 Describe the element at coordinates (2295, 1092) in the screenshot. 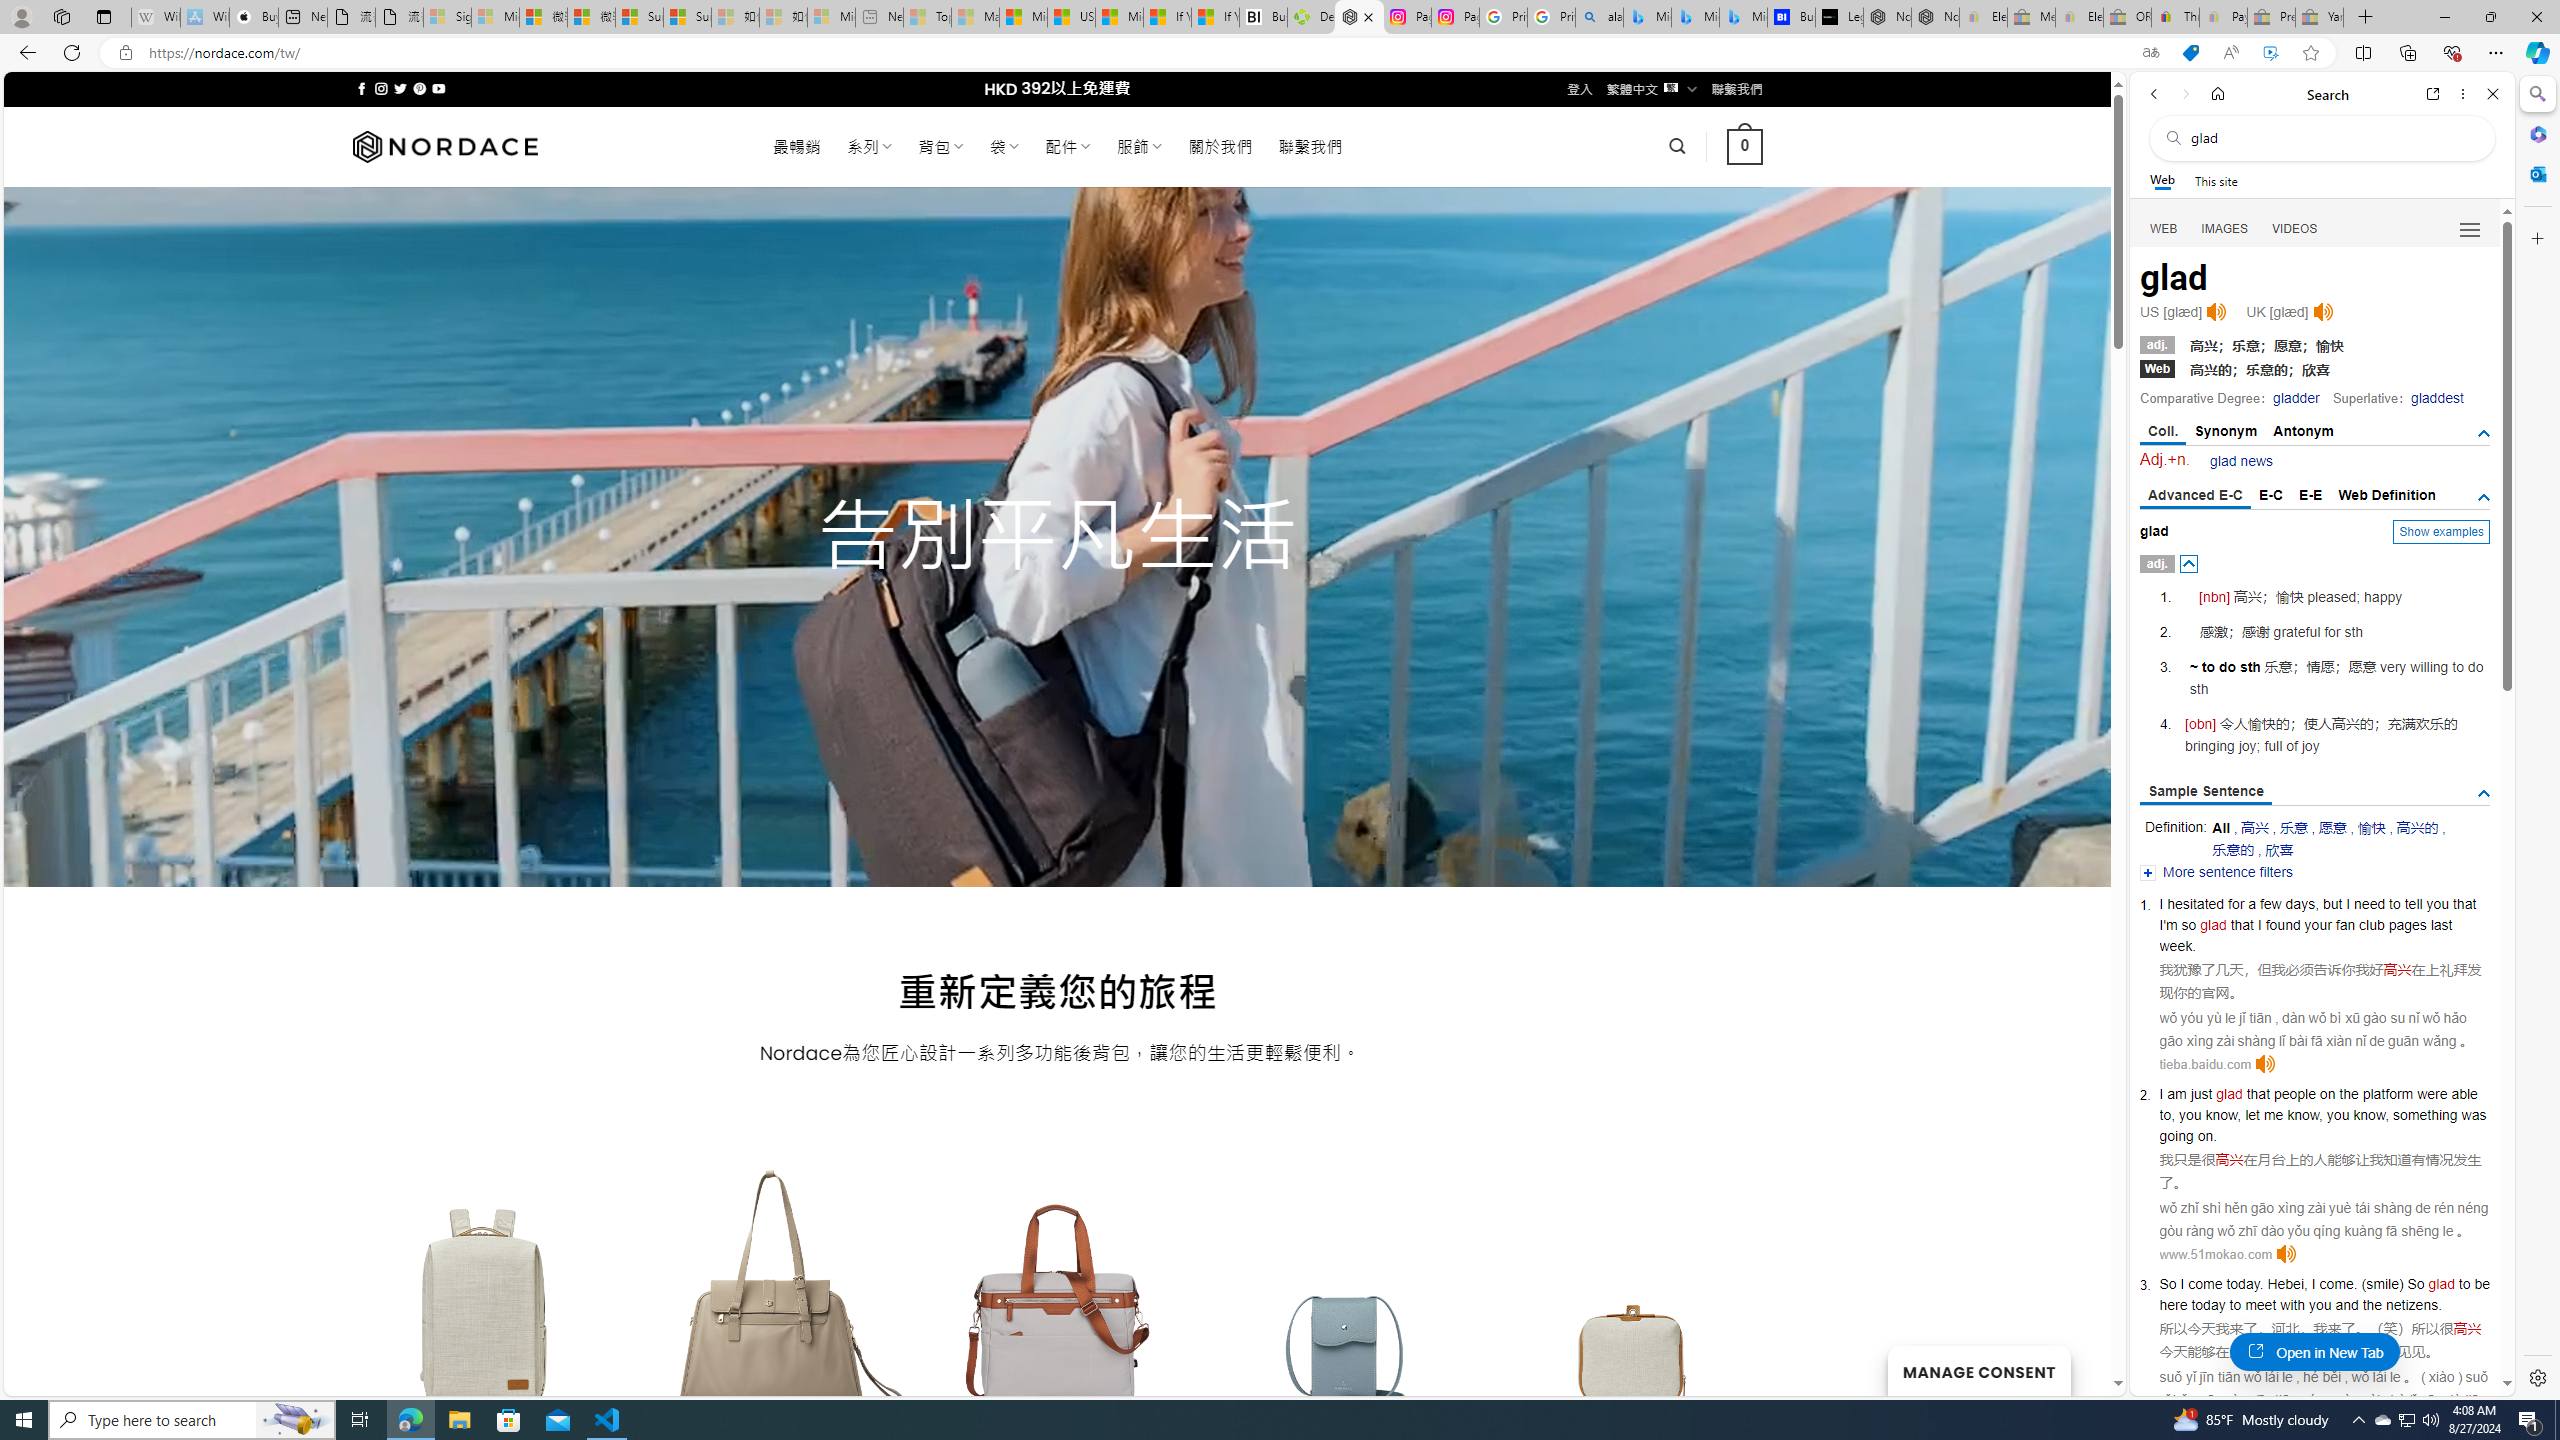

I see `'people'` at that location.